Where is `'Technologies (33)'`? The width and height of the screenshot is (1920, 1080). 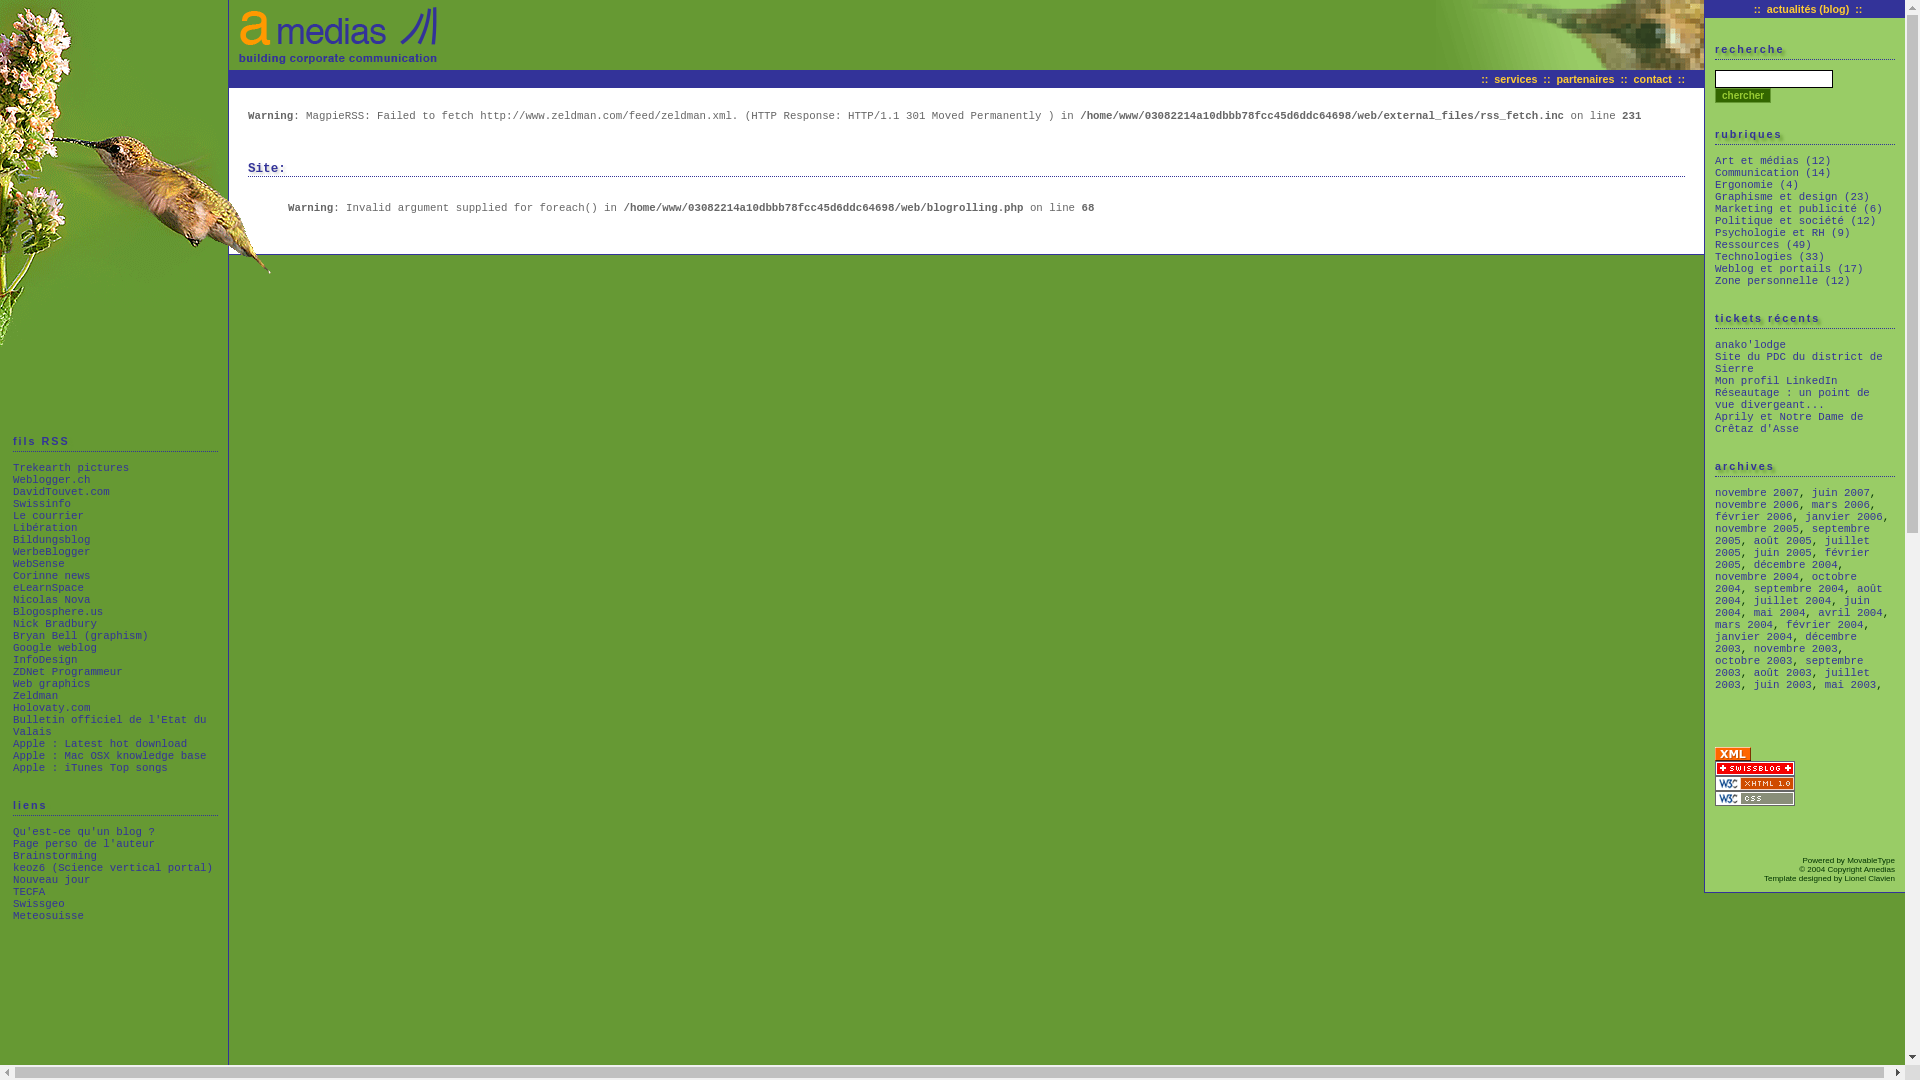 'Technologies (33)' is located at coordinates (1770, 256).